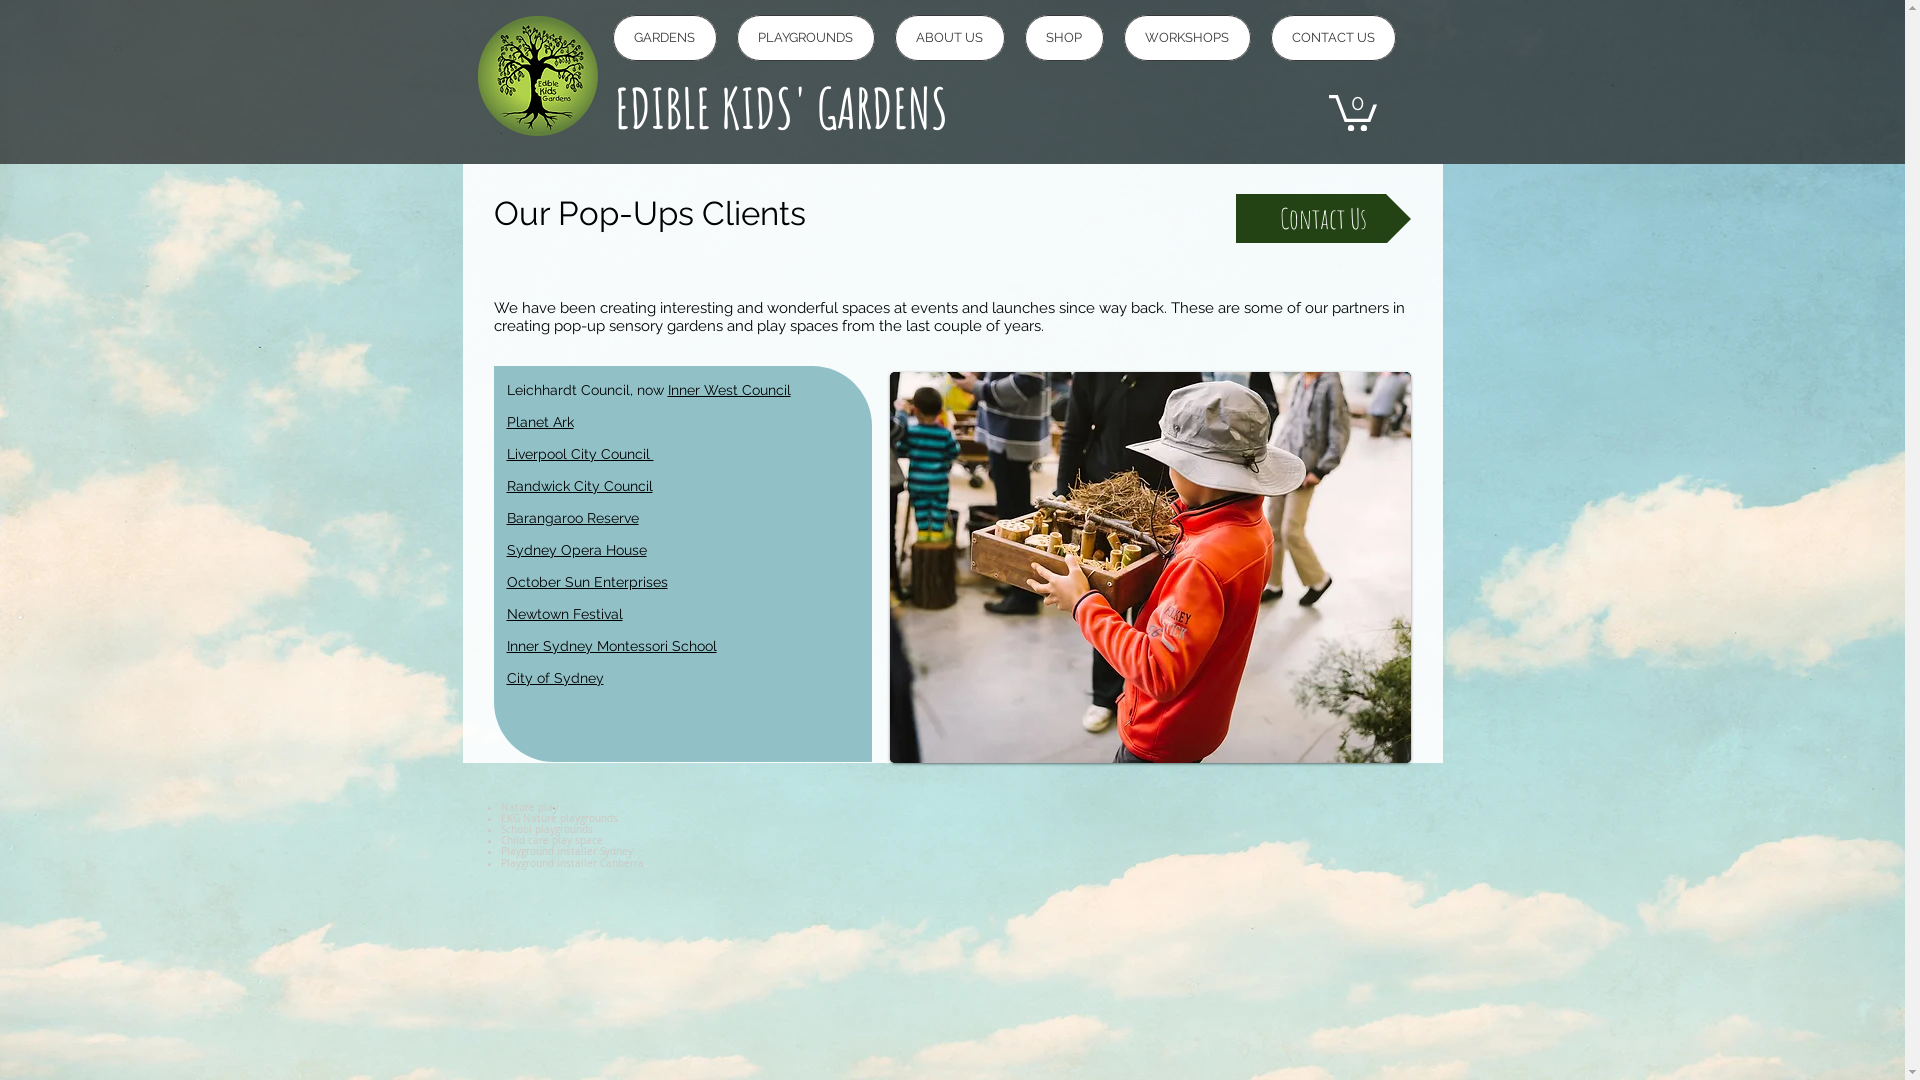 This screenshot has width=1920, height=1080. Describe the element at coordinates (805, 38) in the screenshot. I see `'PLAYGROUNDS'` at that location.